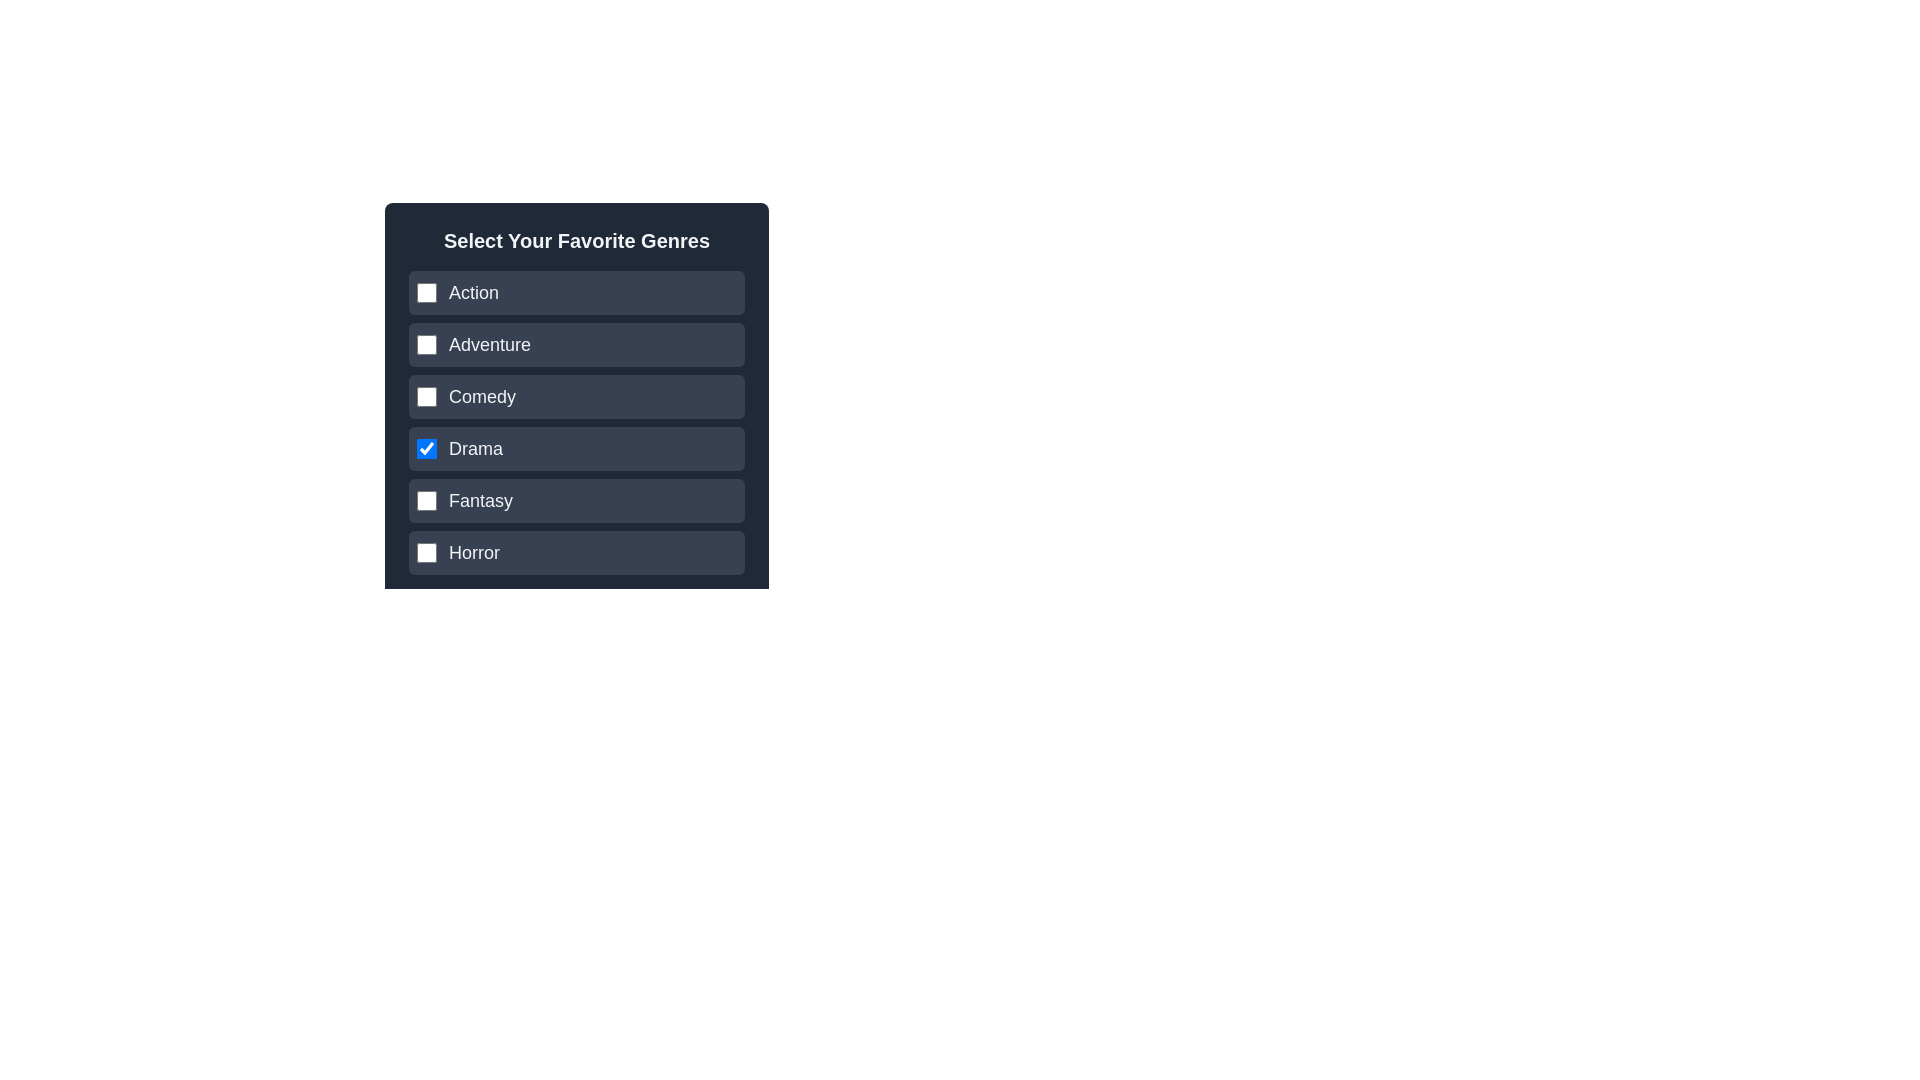  I want to click on the checkbox with a white interior and a blue tint, located next to the label 'Action', so click(426, 293).